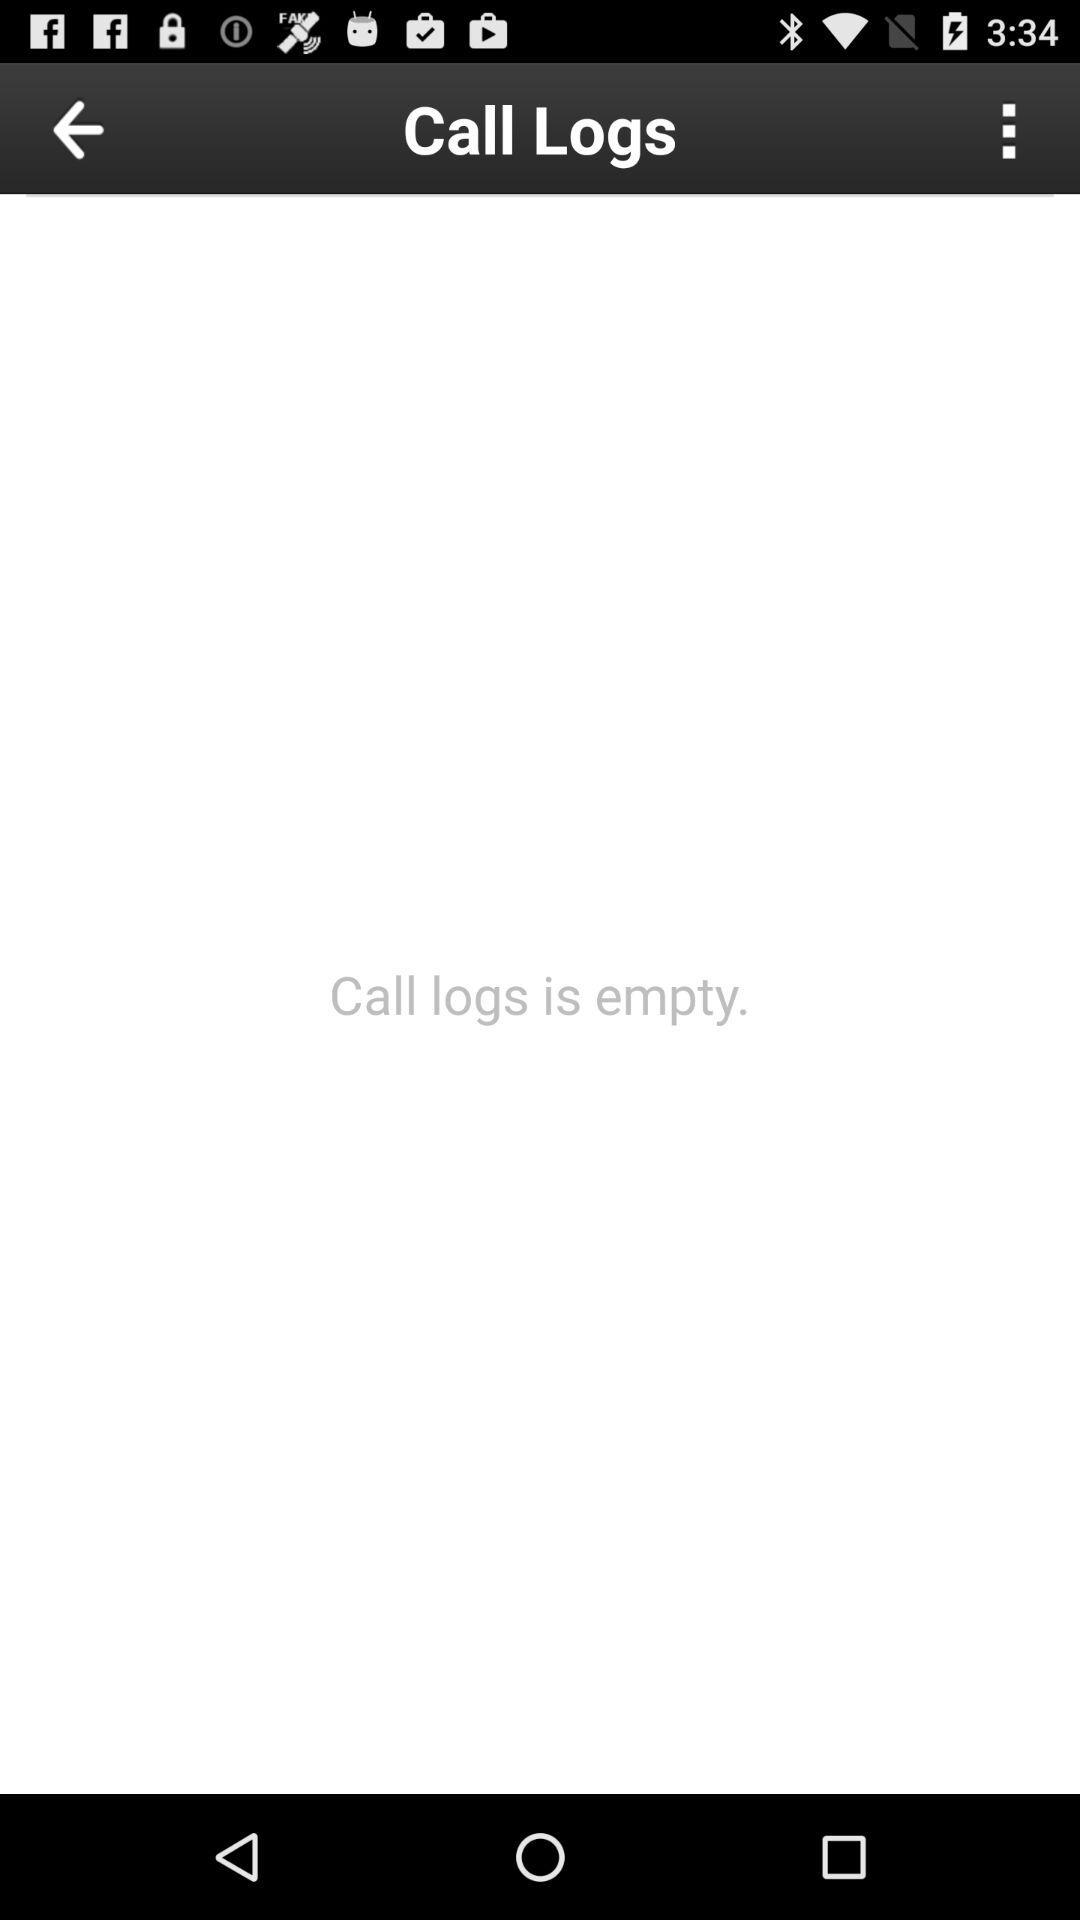  I want to click on settings, so click(1009, 127).